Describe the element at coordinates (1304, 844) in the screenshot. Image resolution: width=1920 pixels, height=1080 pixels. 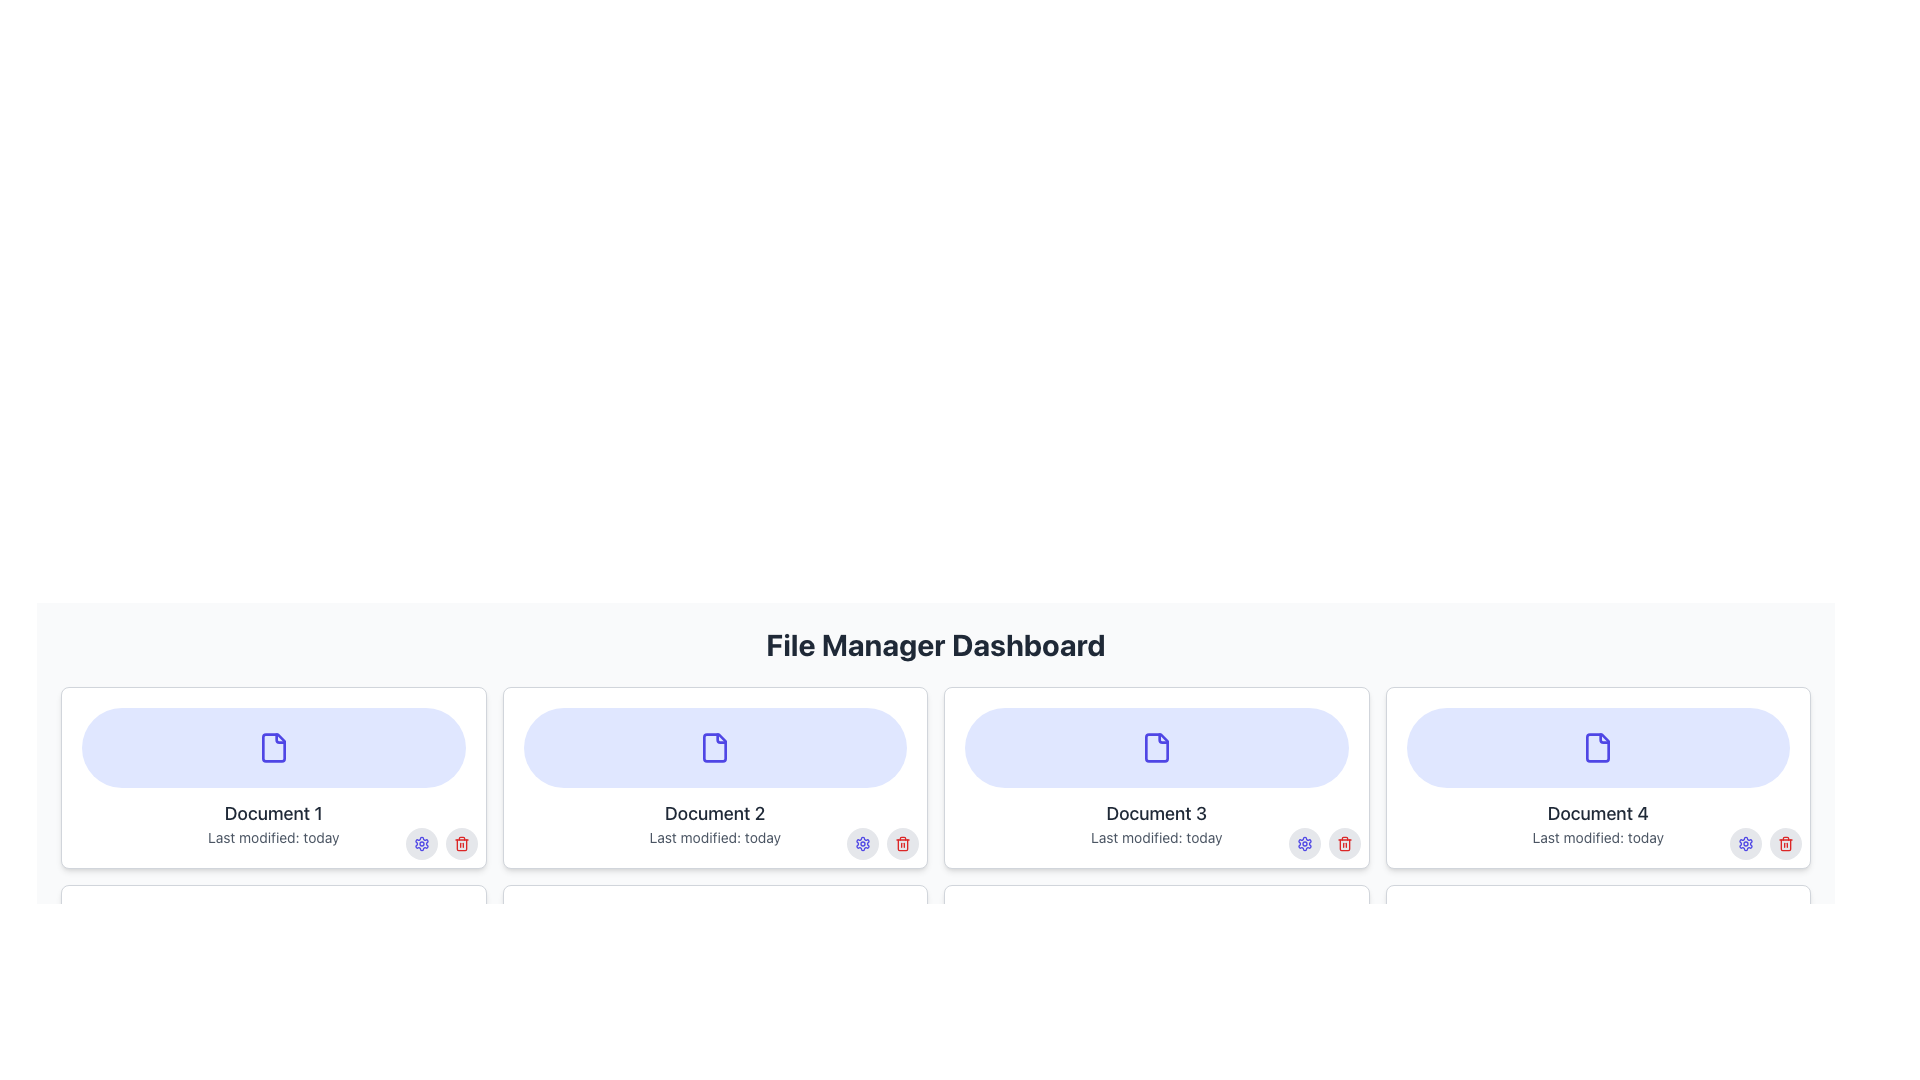
I see `the indigo gear icon located at the bottom-right corner of the 'Document 4' card` at that location.